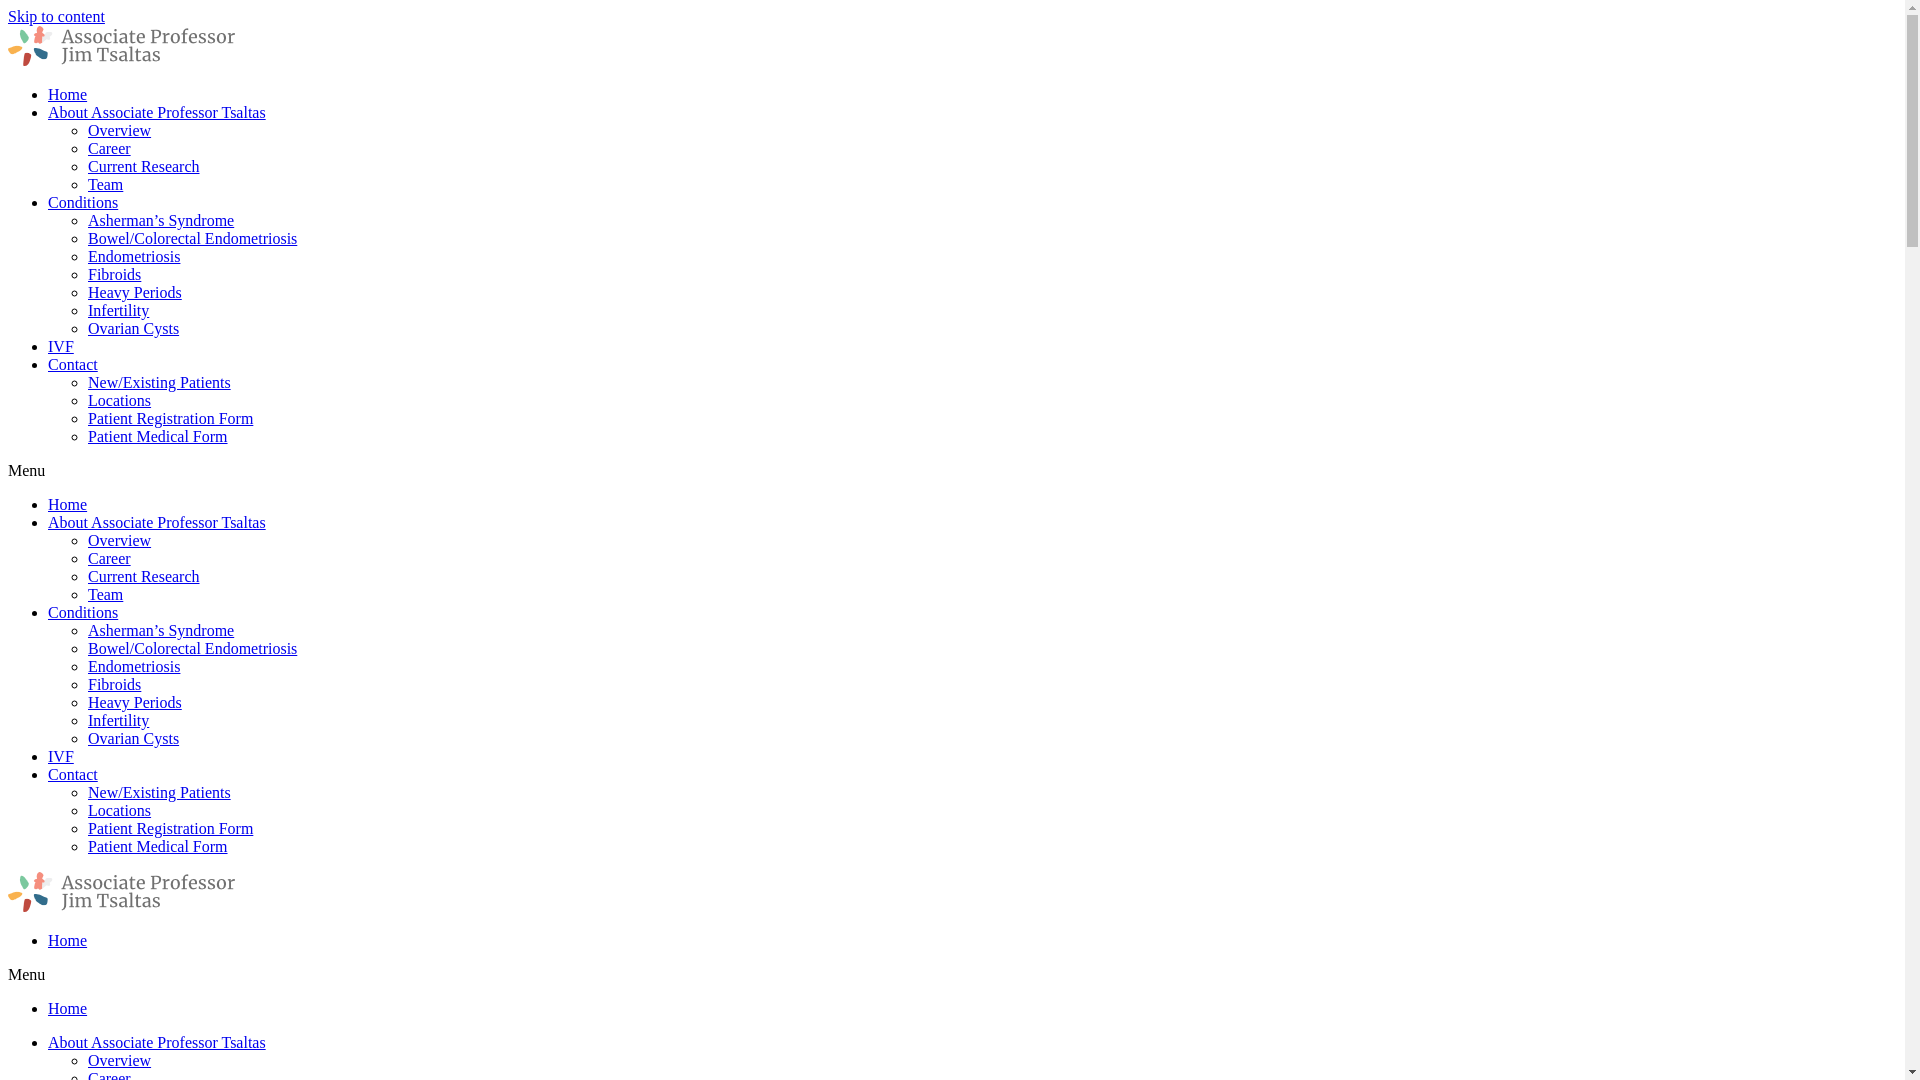 The height and width of the screenshot is (1080, 1920). What do you see at coordinates (56, 16) in the screenshot?
I see `'Skip to content'` at bounding box center [56, 16].